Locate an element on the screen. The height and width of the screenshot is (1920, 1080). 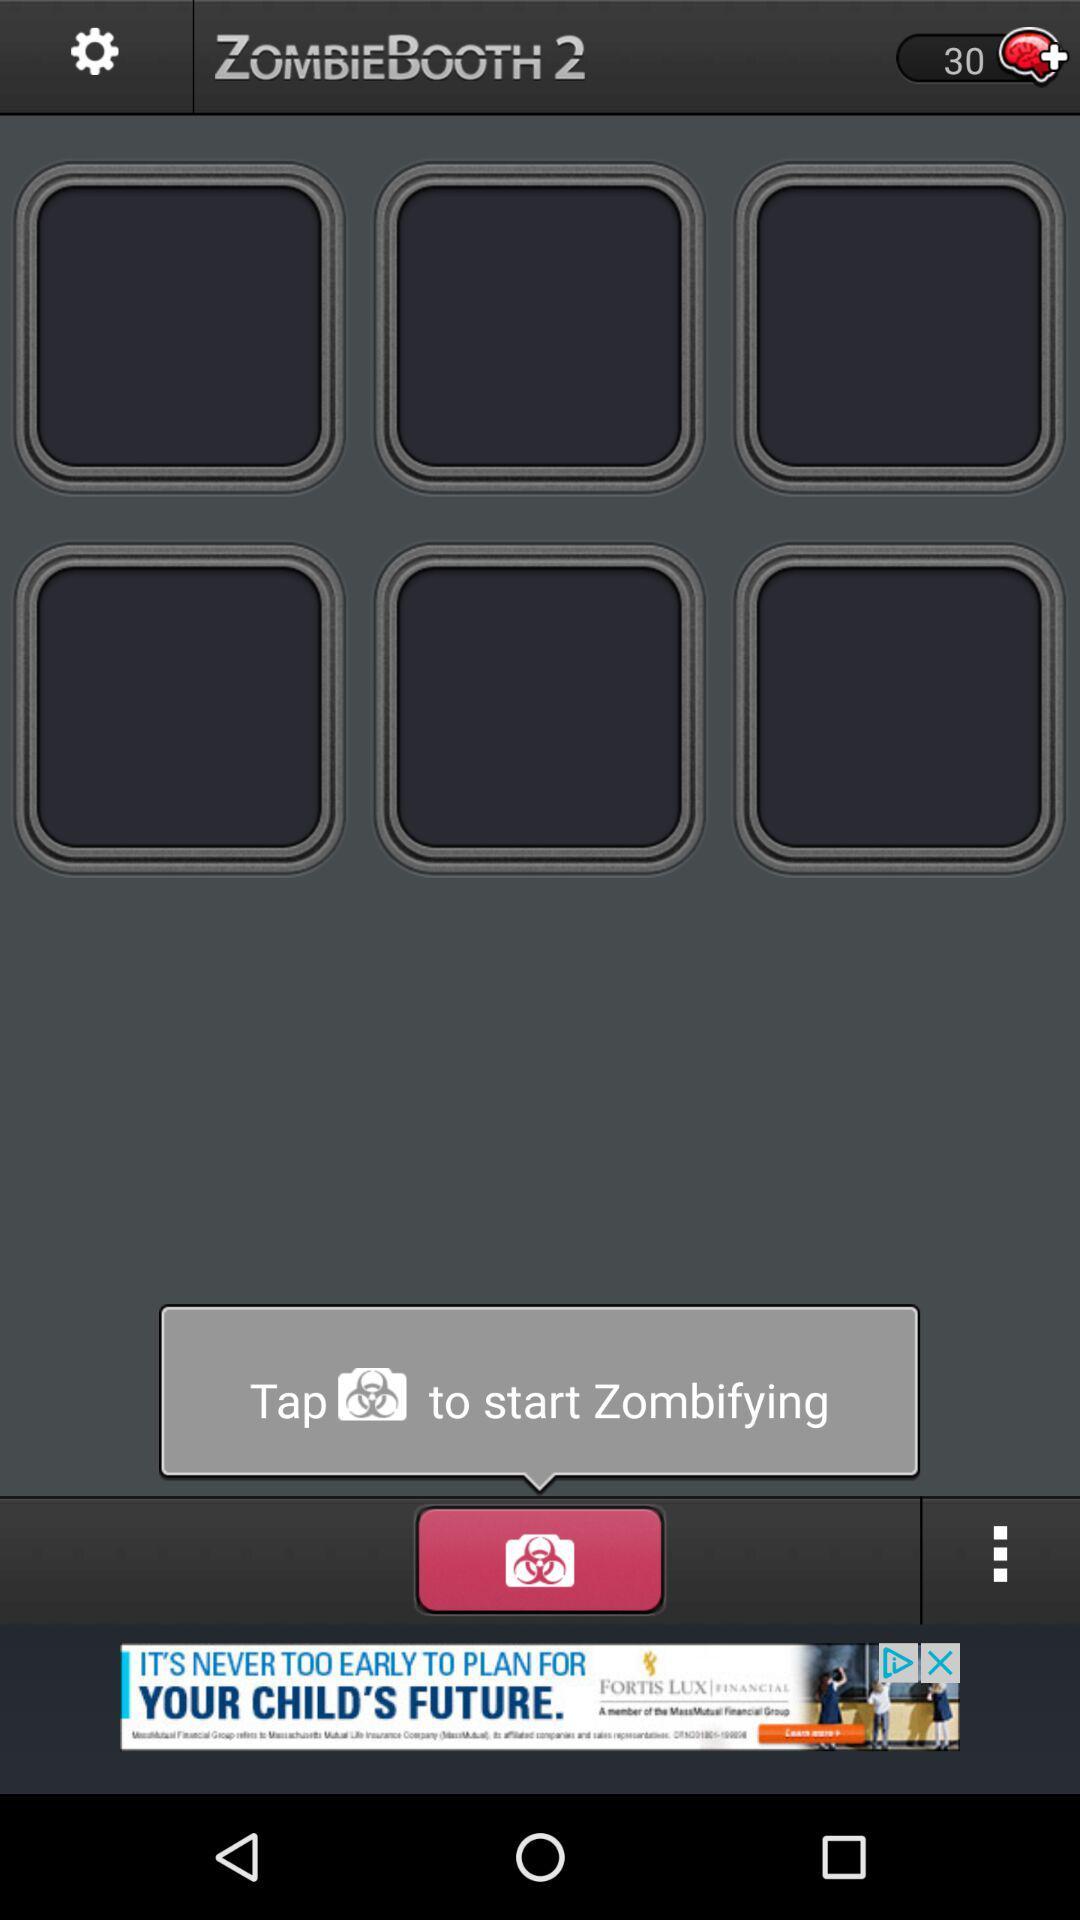
setterin pega is located at coordinates (96, 57).